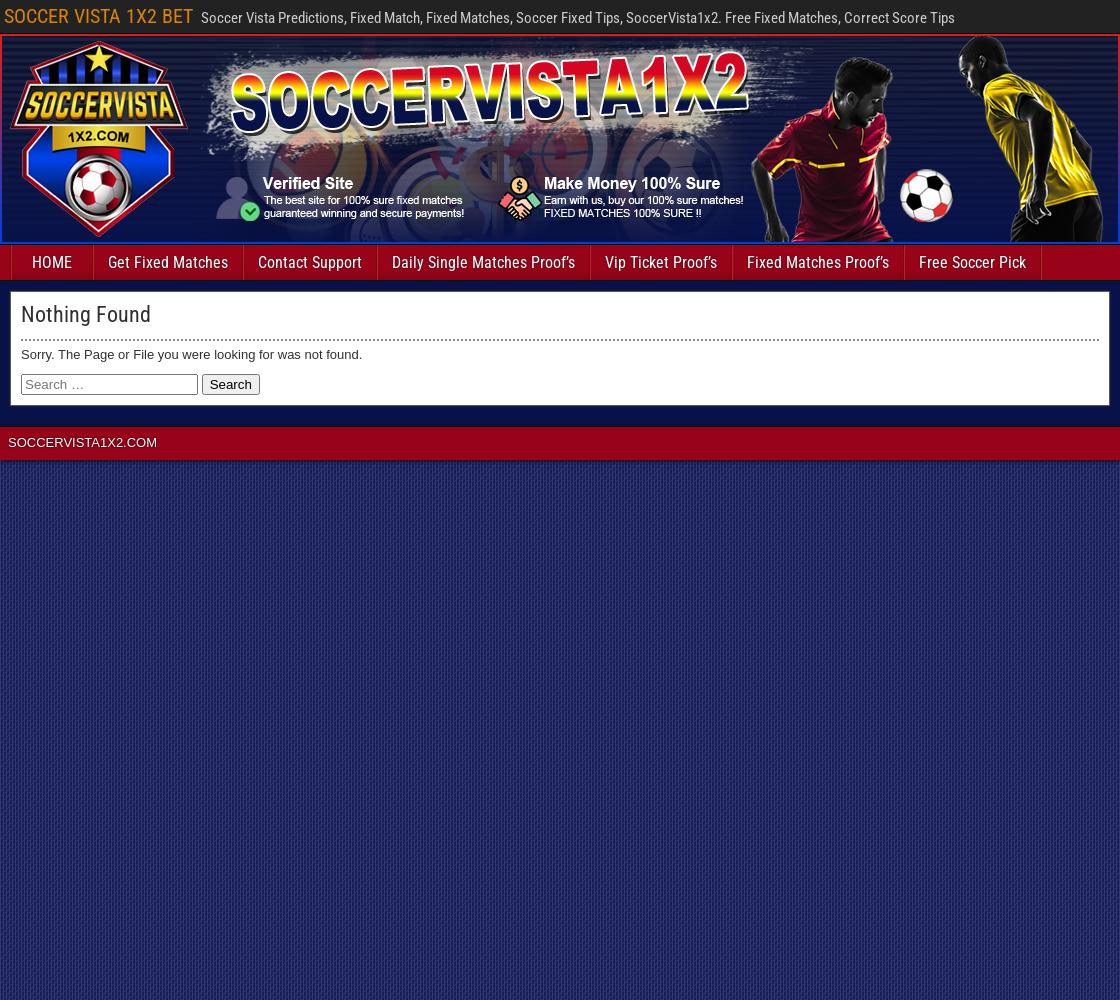  I want to click on 'Get Fixed Matches', so click(168, 262).